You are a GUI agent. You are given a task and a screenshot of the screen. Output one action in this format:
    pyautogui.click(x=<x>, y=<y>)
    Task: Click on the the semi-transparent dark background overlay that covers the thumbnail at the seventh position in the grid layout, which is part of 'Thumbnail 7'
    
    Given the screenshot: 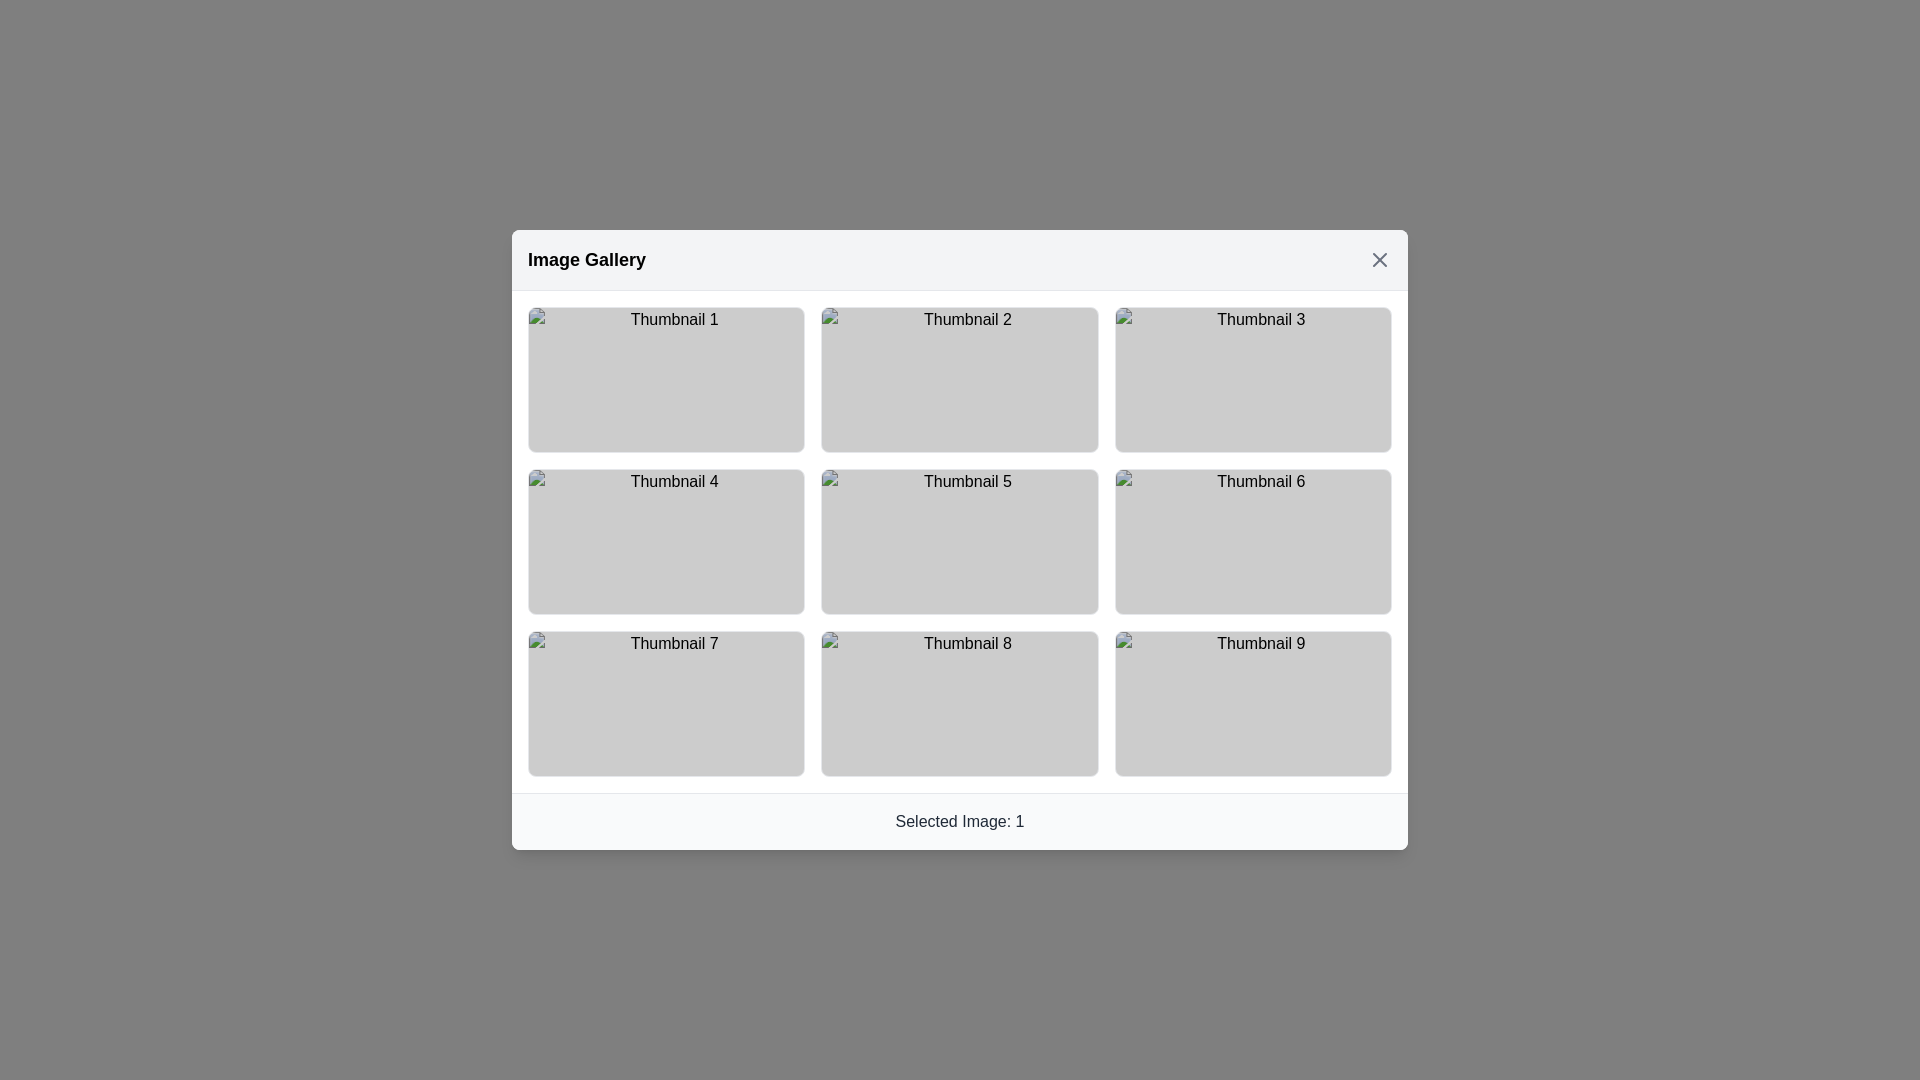 What is the action you would take?
    pyautogui.click(x=666, y=703)
    